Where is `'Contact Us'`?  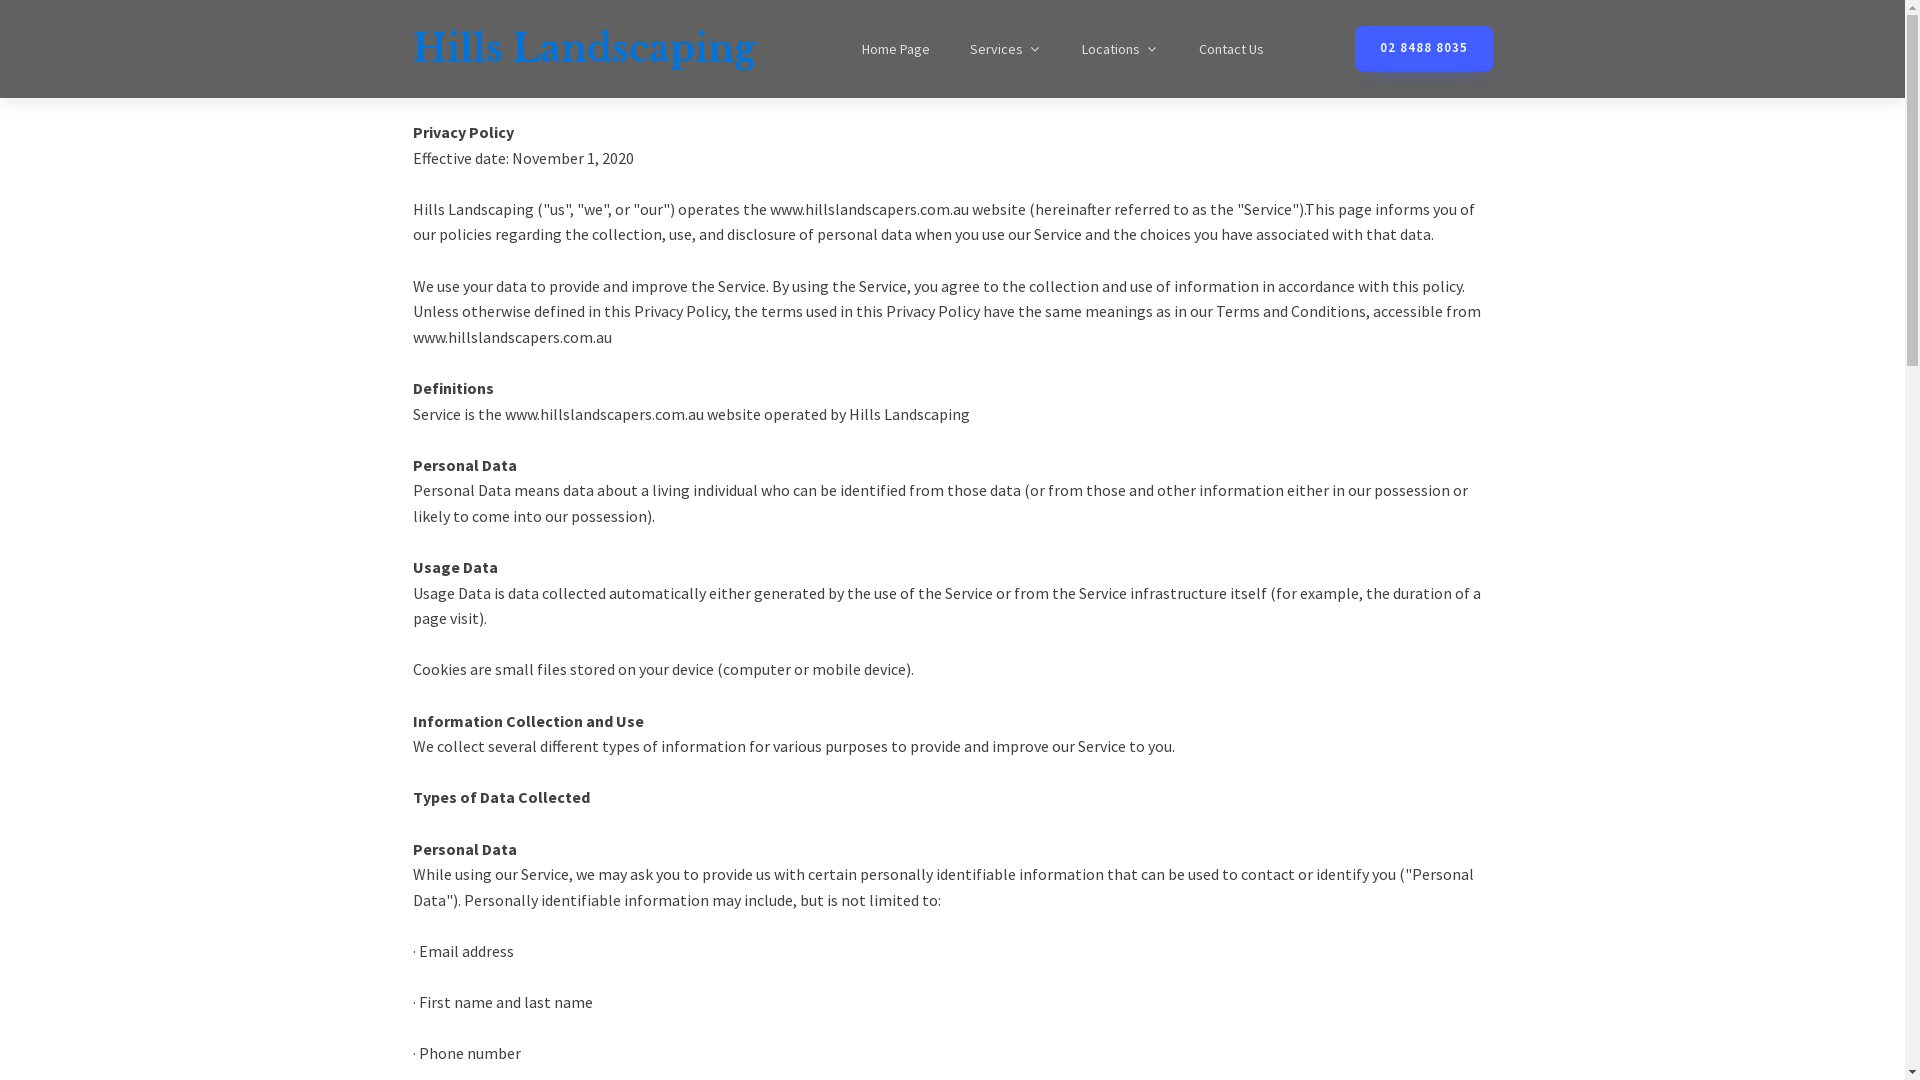
'Contact Us' is located at coordinates (1177, 48).